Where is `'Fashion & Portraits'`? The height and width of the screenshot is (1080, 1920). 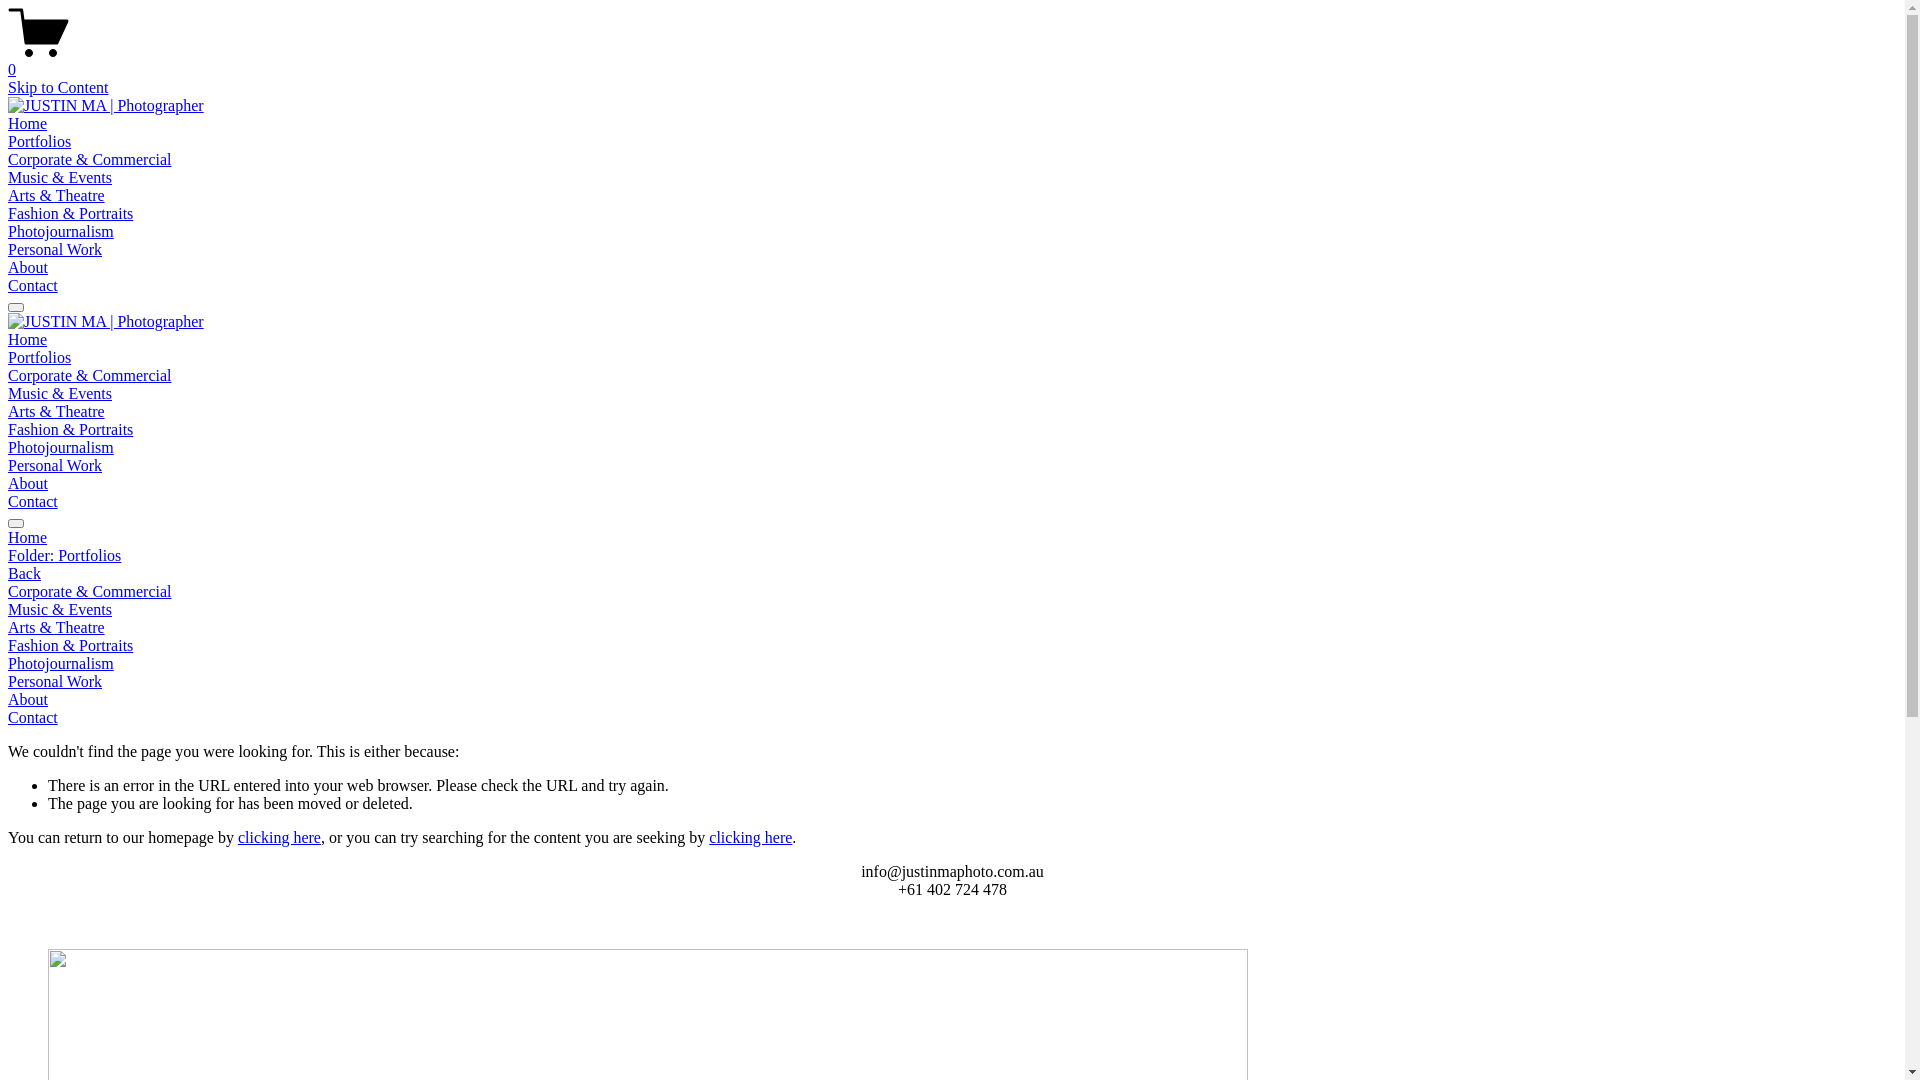 'Fashion & Portraits' is located at coordinates (951, 645).